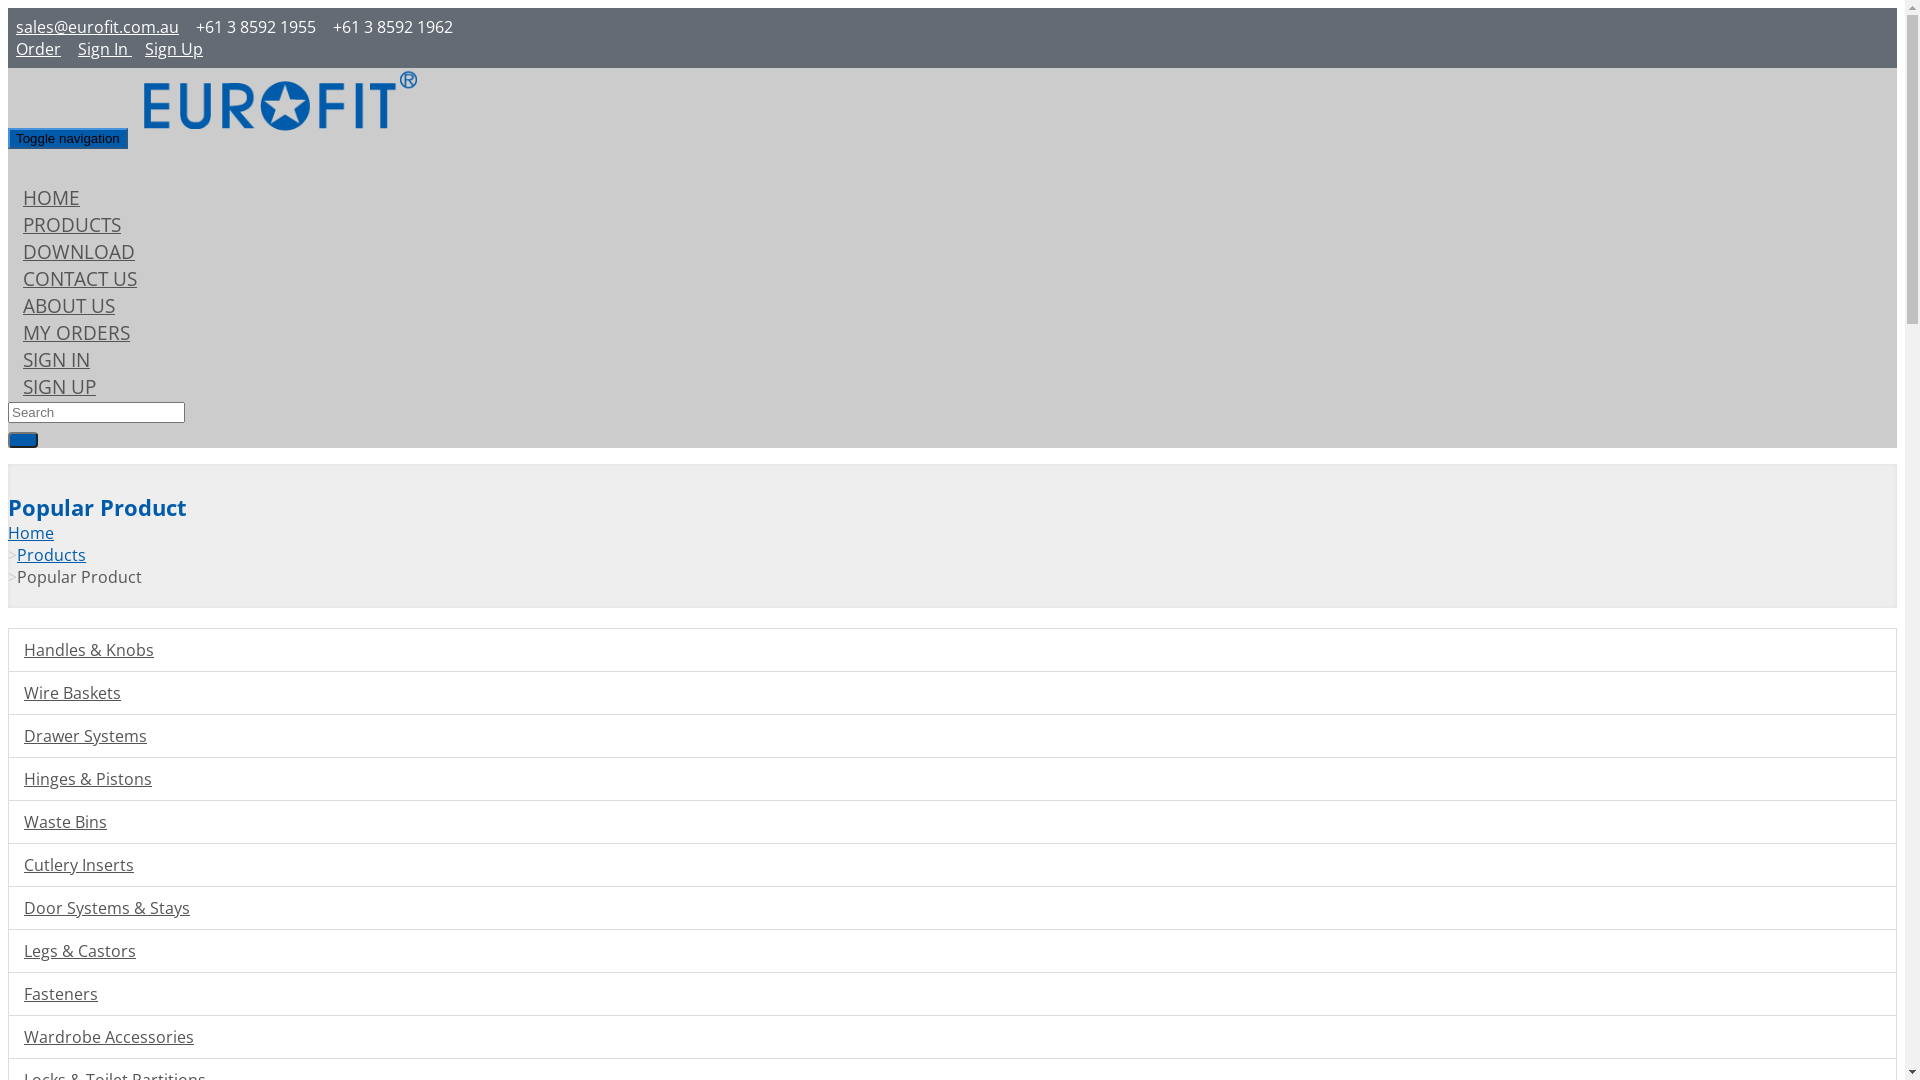  Describe the element at coordinates (96, 27) in the screenshot. I see `'sales@eurofit.com.au'` at that location.